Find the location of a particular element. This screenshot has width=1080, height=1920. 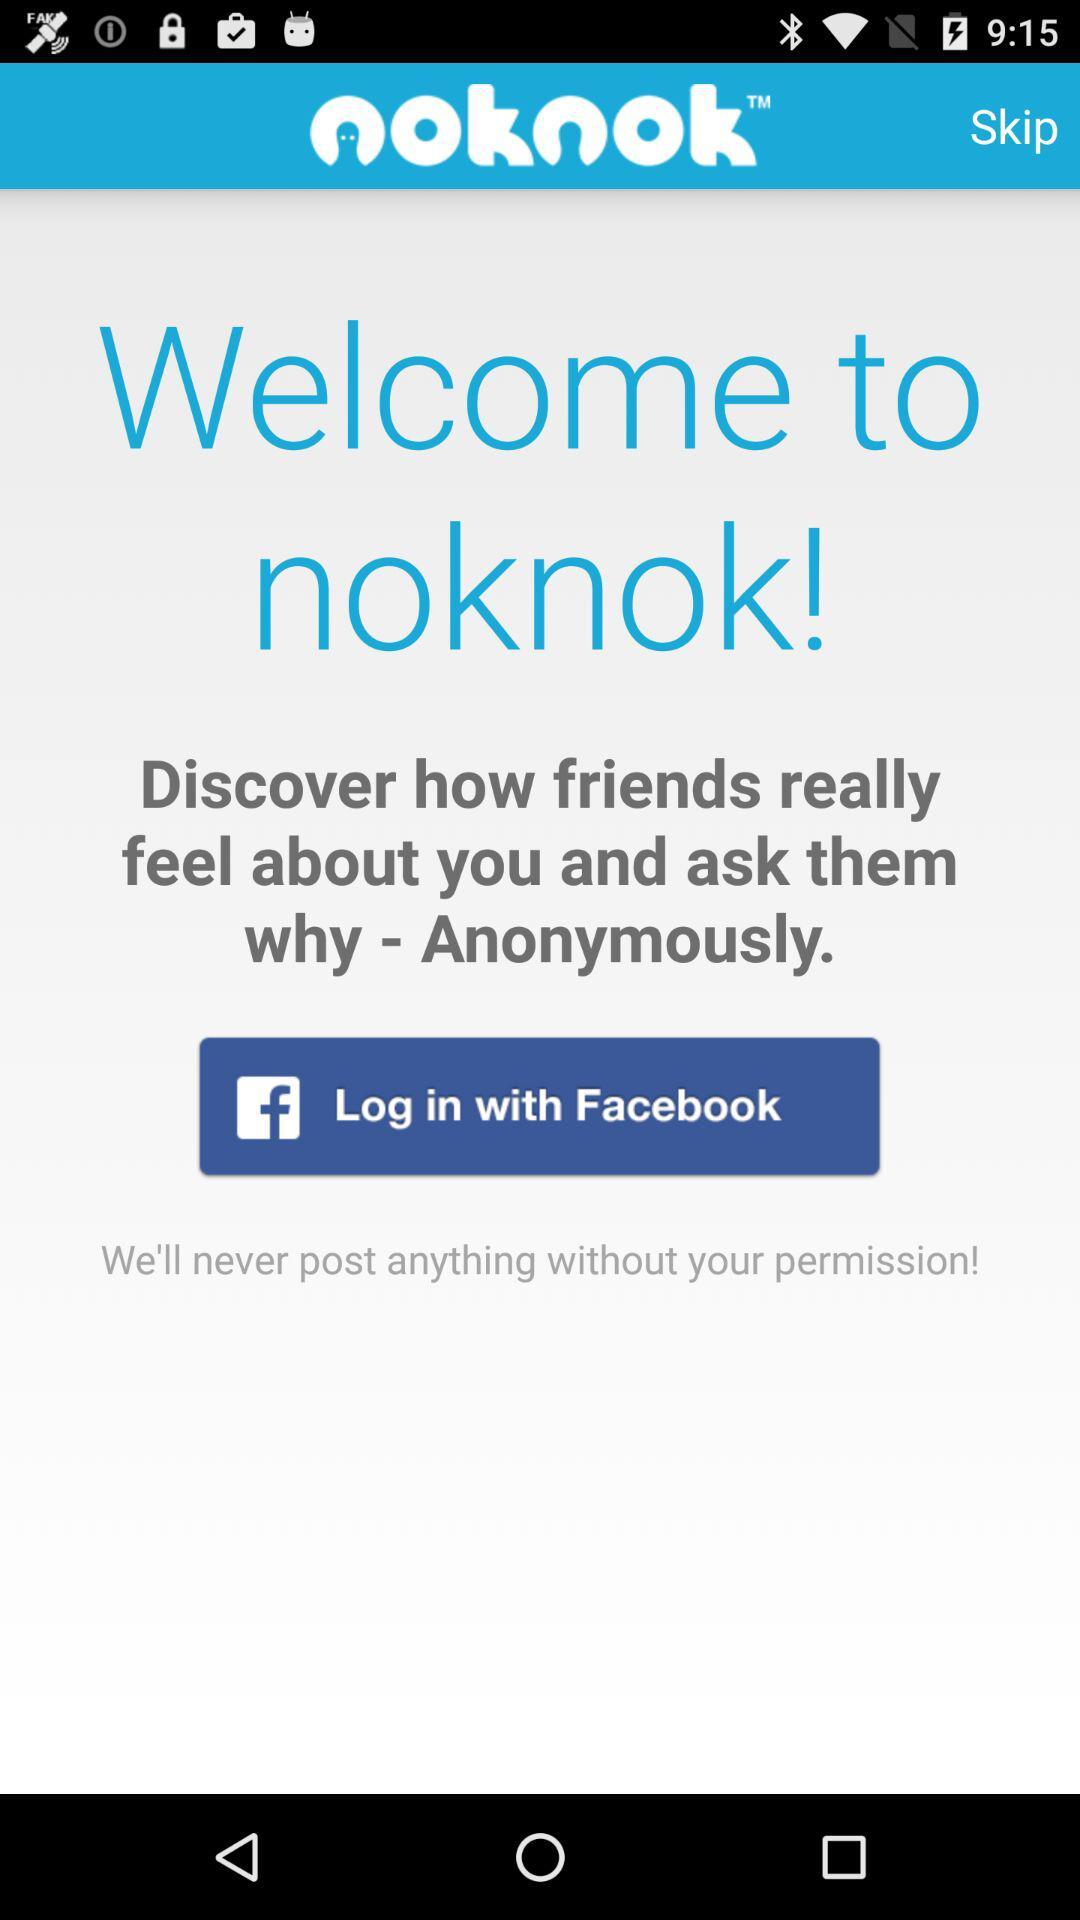

the skip icon is located at coordinates (1014, 124).